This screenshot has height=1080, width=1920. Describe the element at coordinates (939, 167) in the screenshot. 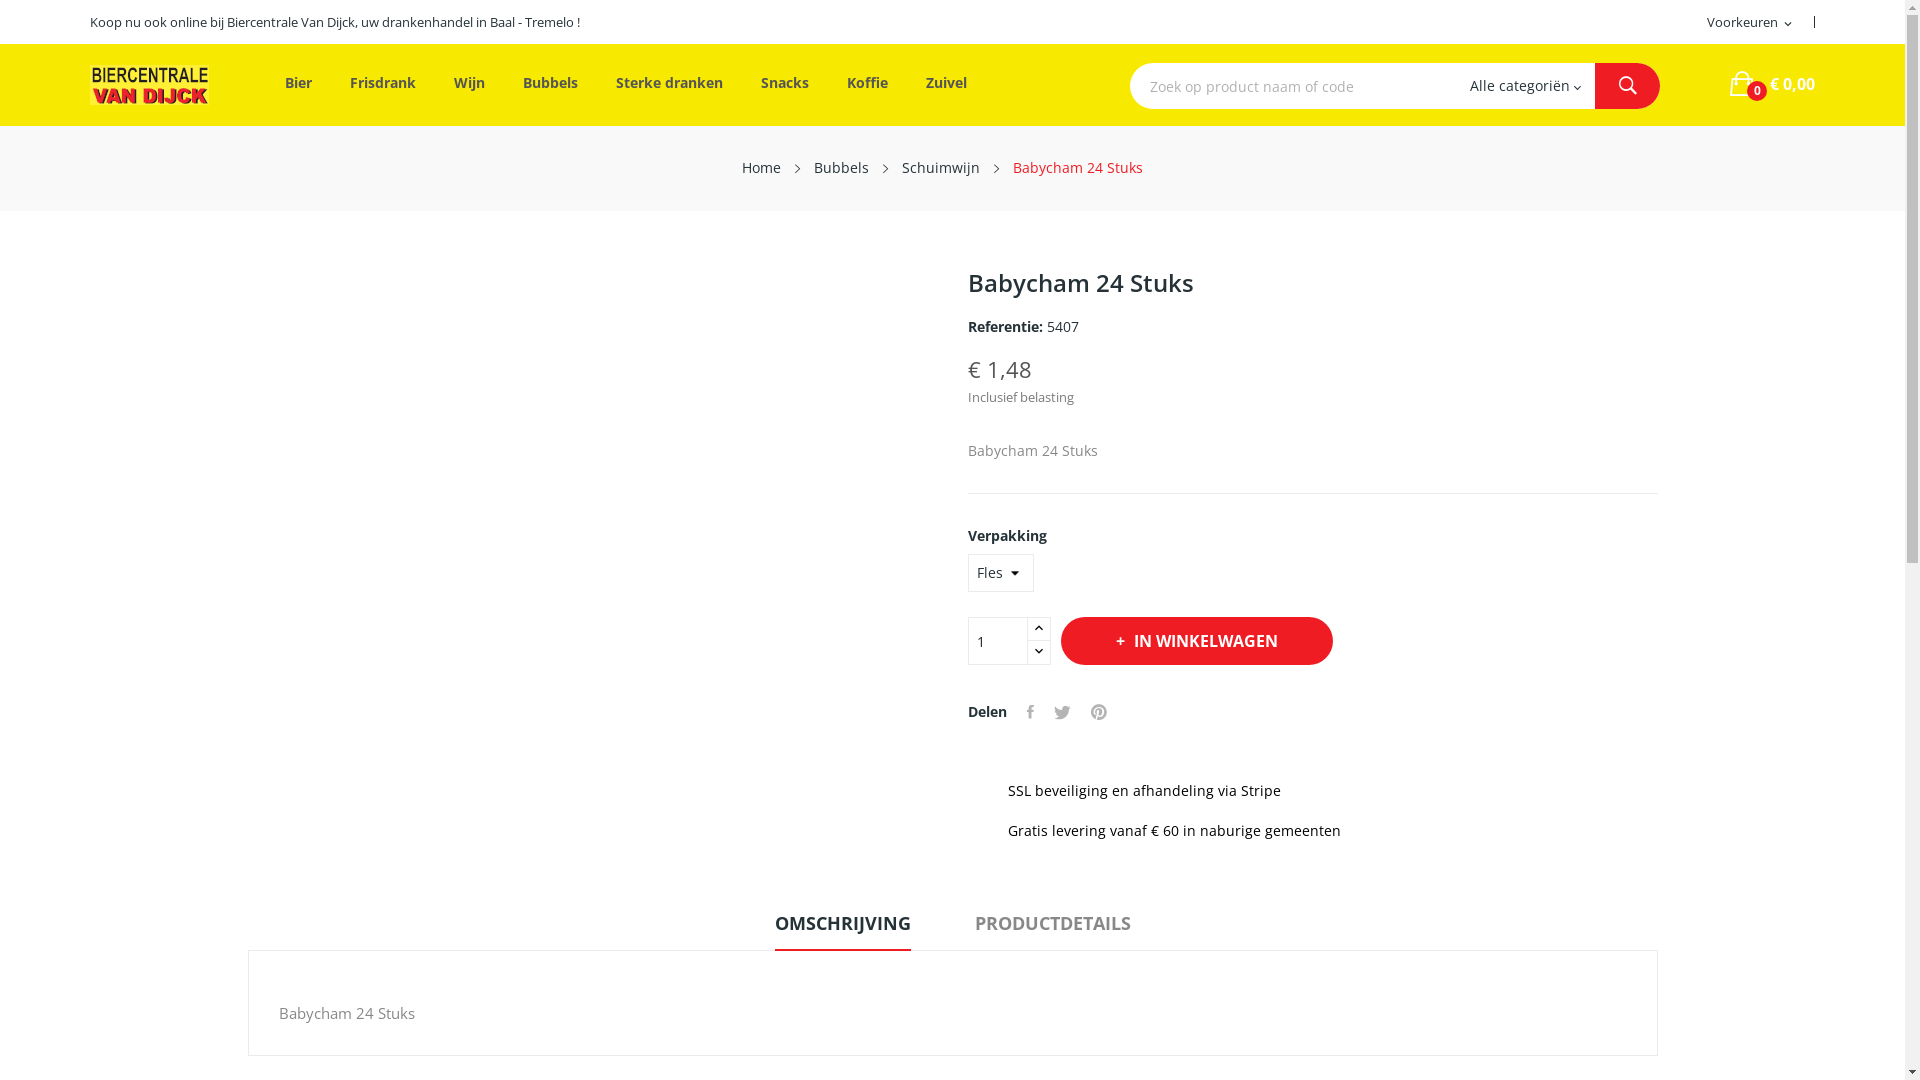

I see `'Schuimwijn'` at that location.